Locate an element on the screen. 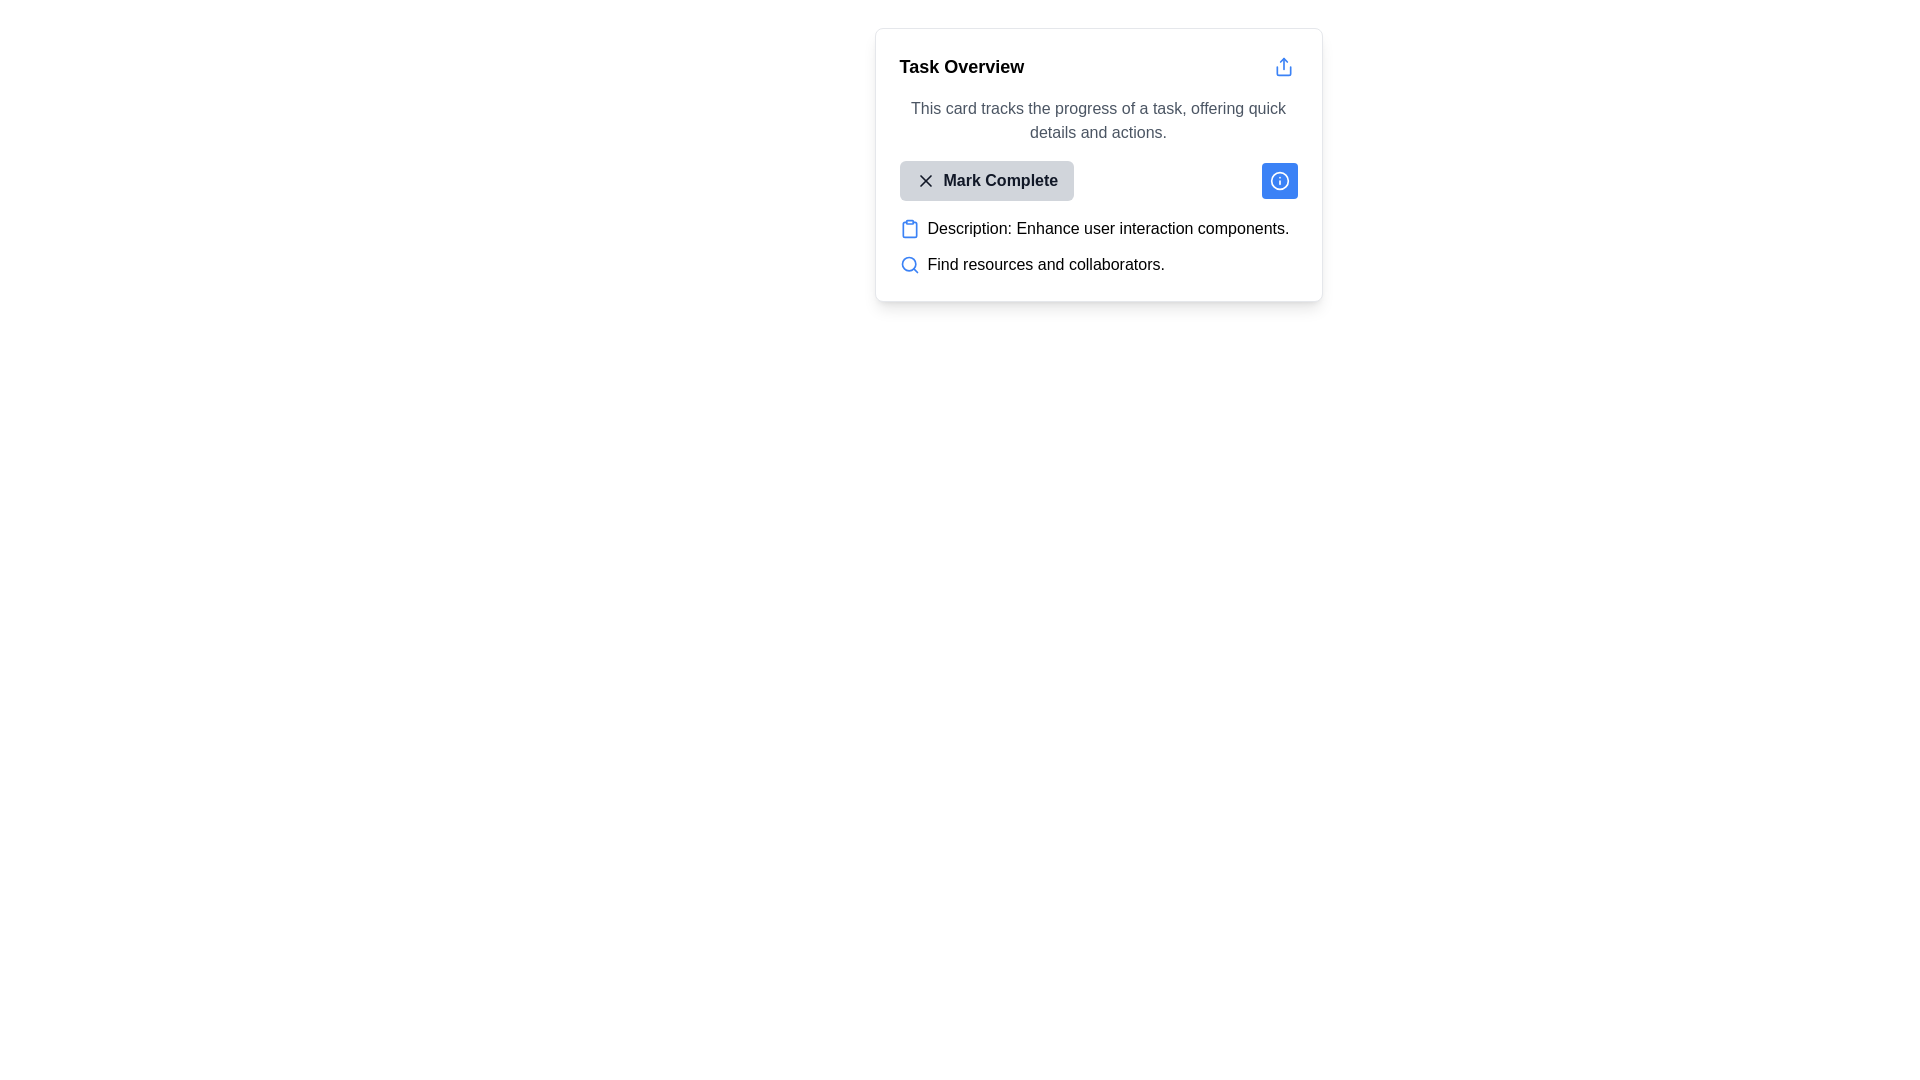  the upload icon button located in the top-right corner of the 'Task Overview' card to invoke the share functionality is located at coordinates (1283, 65).